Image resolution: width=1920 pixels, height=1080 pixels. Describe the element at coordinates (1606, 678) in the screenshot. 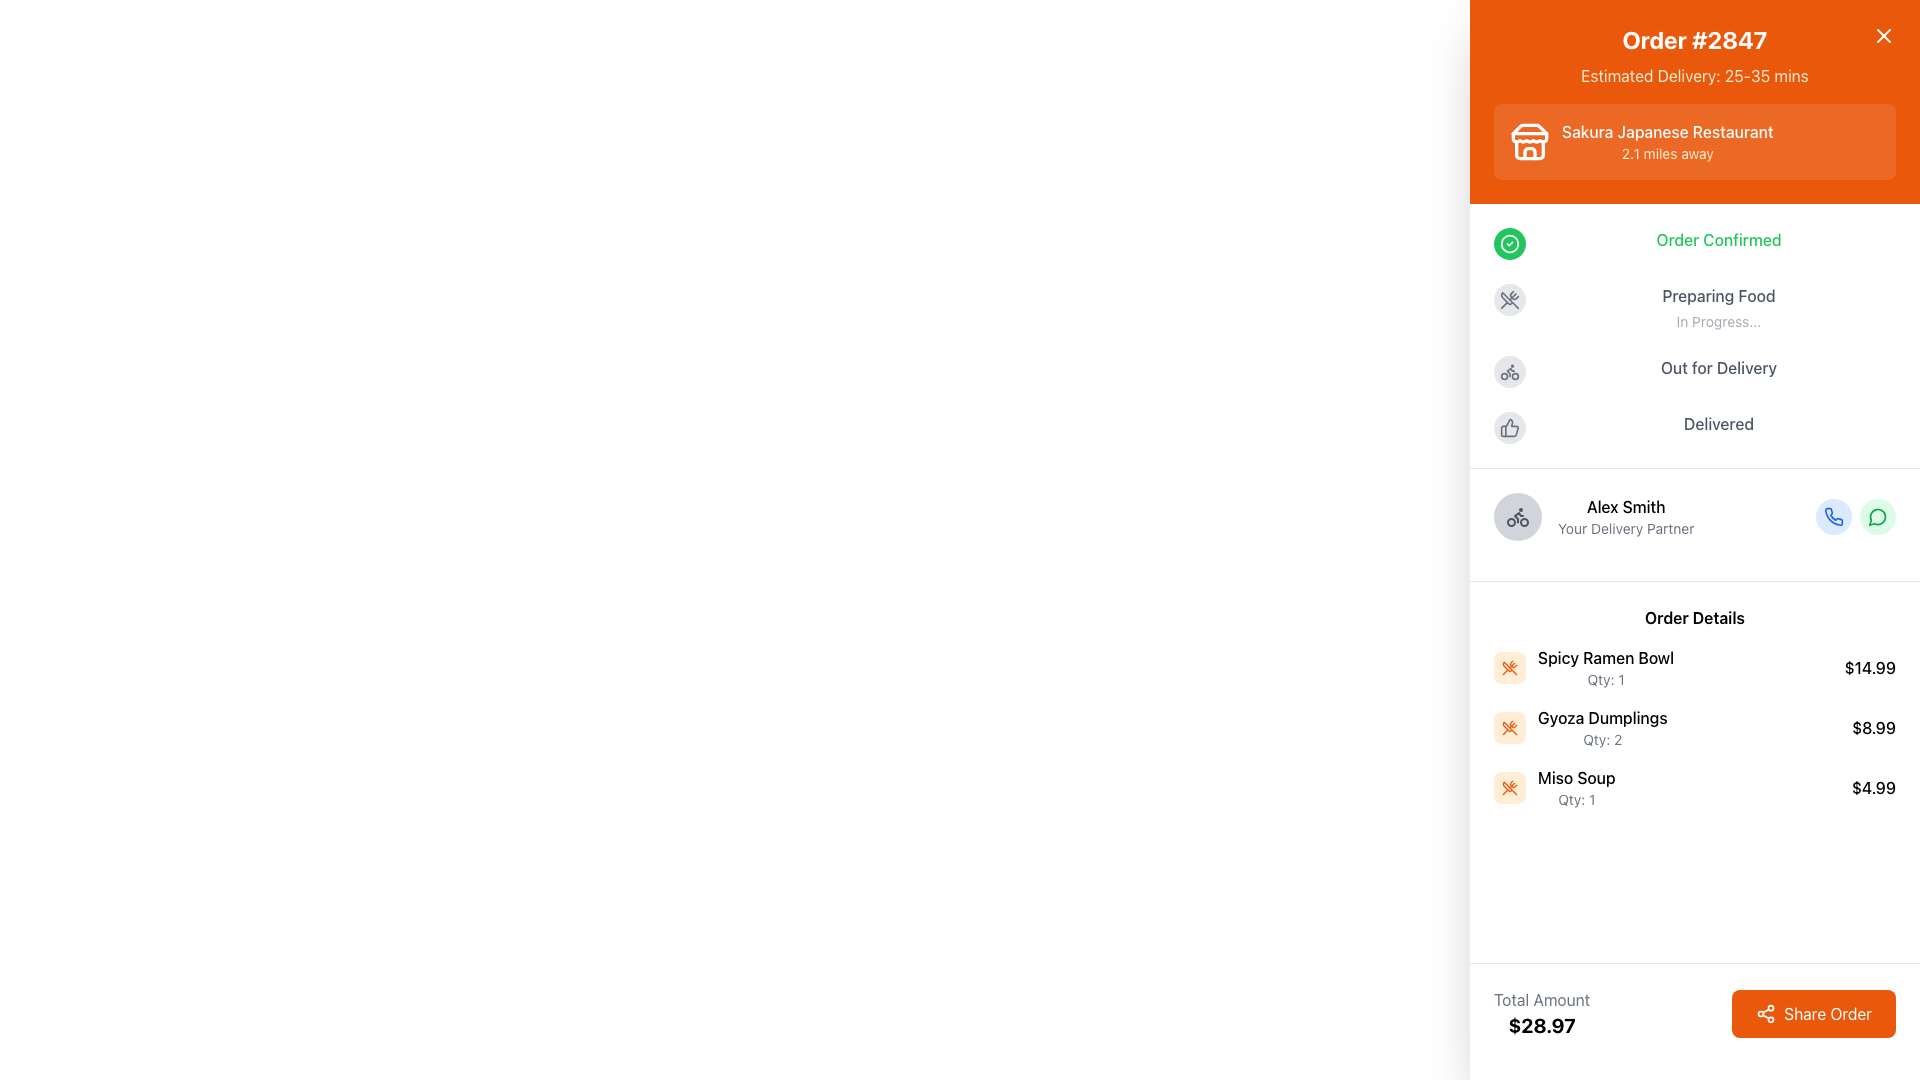

I see `the text label displaying 'Qty: 1', which is located beneath 'Spicy Ramen Bowl' in the order details section` at that location.